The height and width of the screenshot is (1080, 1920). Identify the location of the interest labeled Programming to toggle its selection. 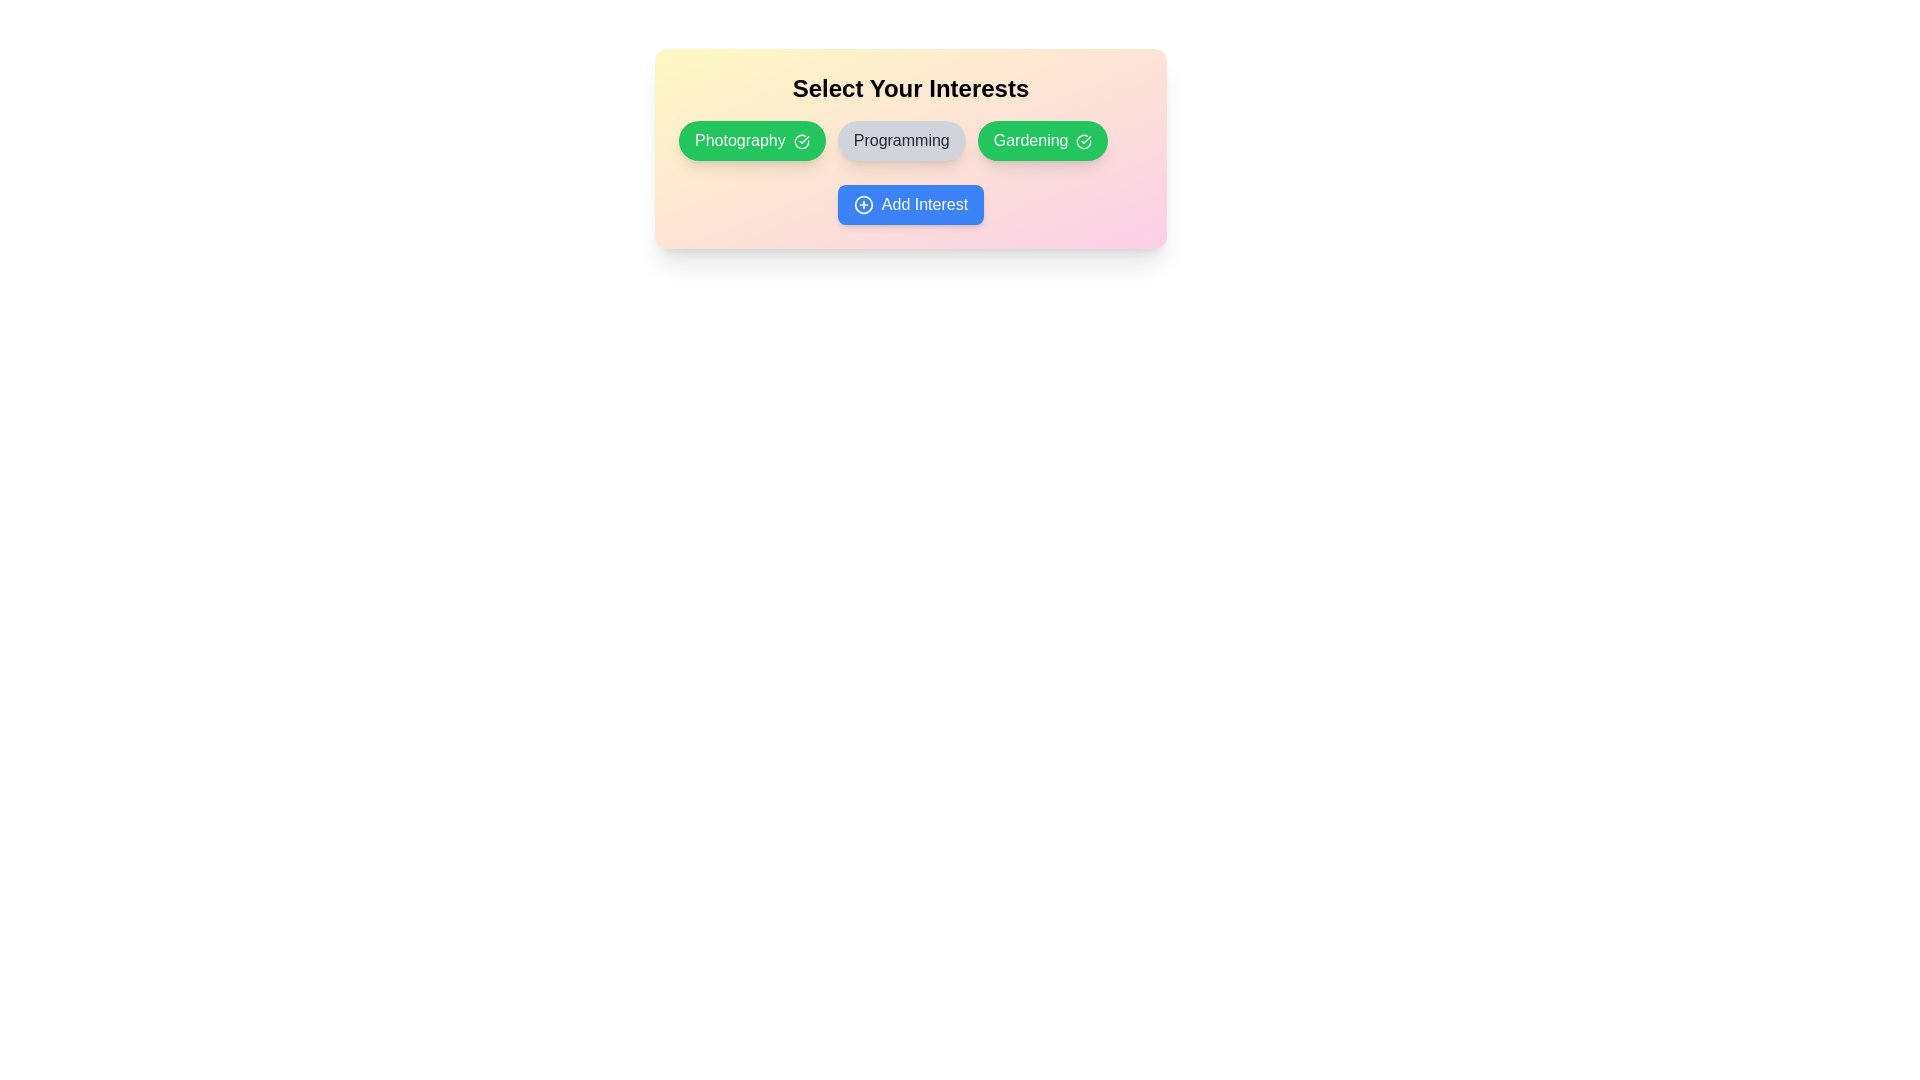
(900, 140).